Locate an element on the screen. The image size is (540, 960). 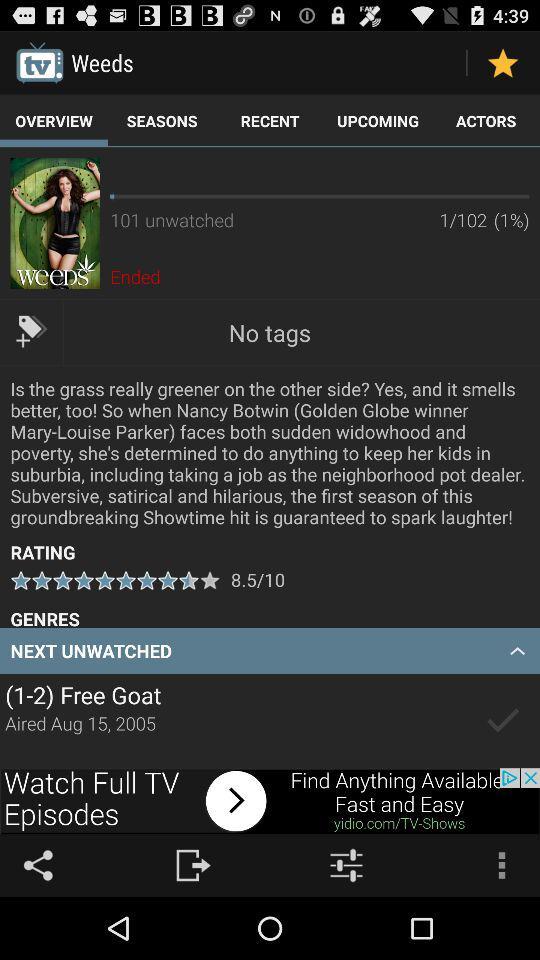
mark as watched is located at coordinates (502, 720).